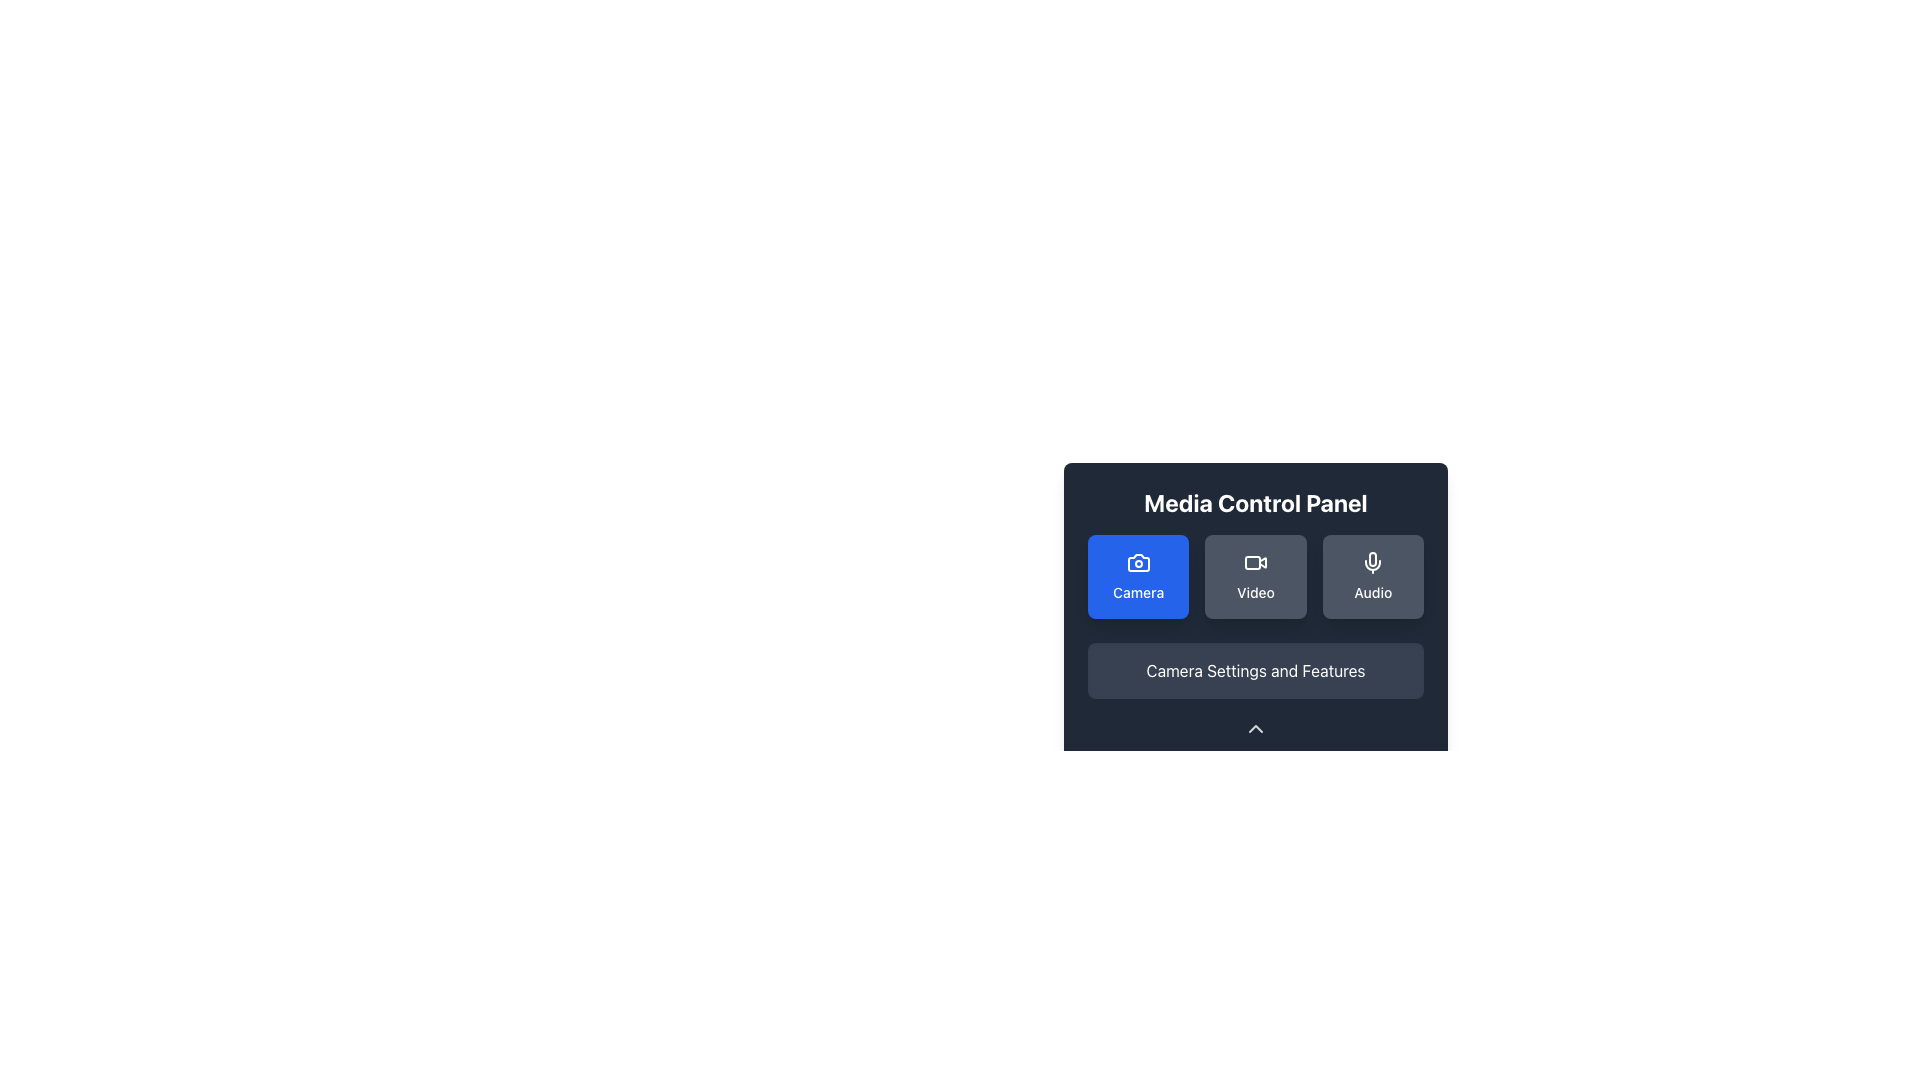 The width and height of the screenshot is (1920, 1080). Describe the element at coordinates (1251, 563) in the screenshot. I see `the SVG rectangle shape that visually represents the video icon in the Media Control Panel section` at that location.